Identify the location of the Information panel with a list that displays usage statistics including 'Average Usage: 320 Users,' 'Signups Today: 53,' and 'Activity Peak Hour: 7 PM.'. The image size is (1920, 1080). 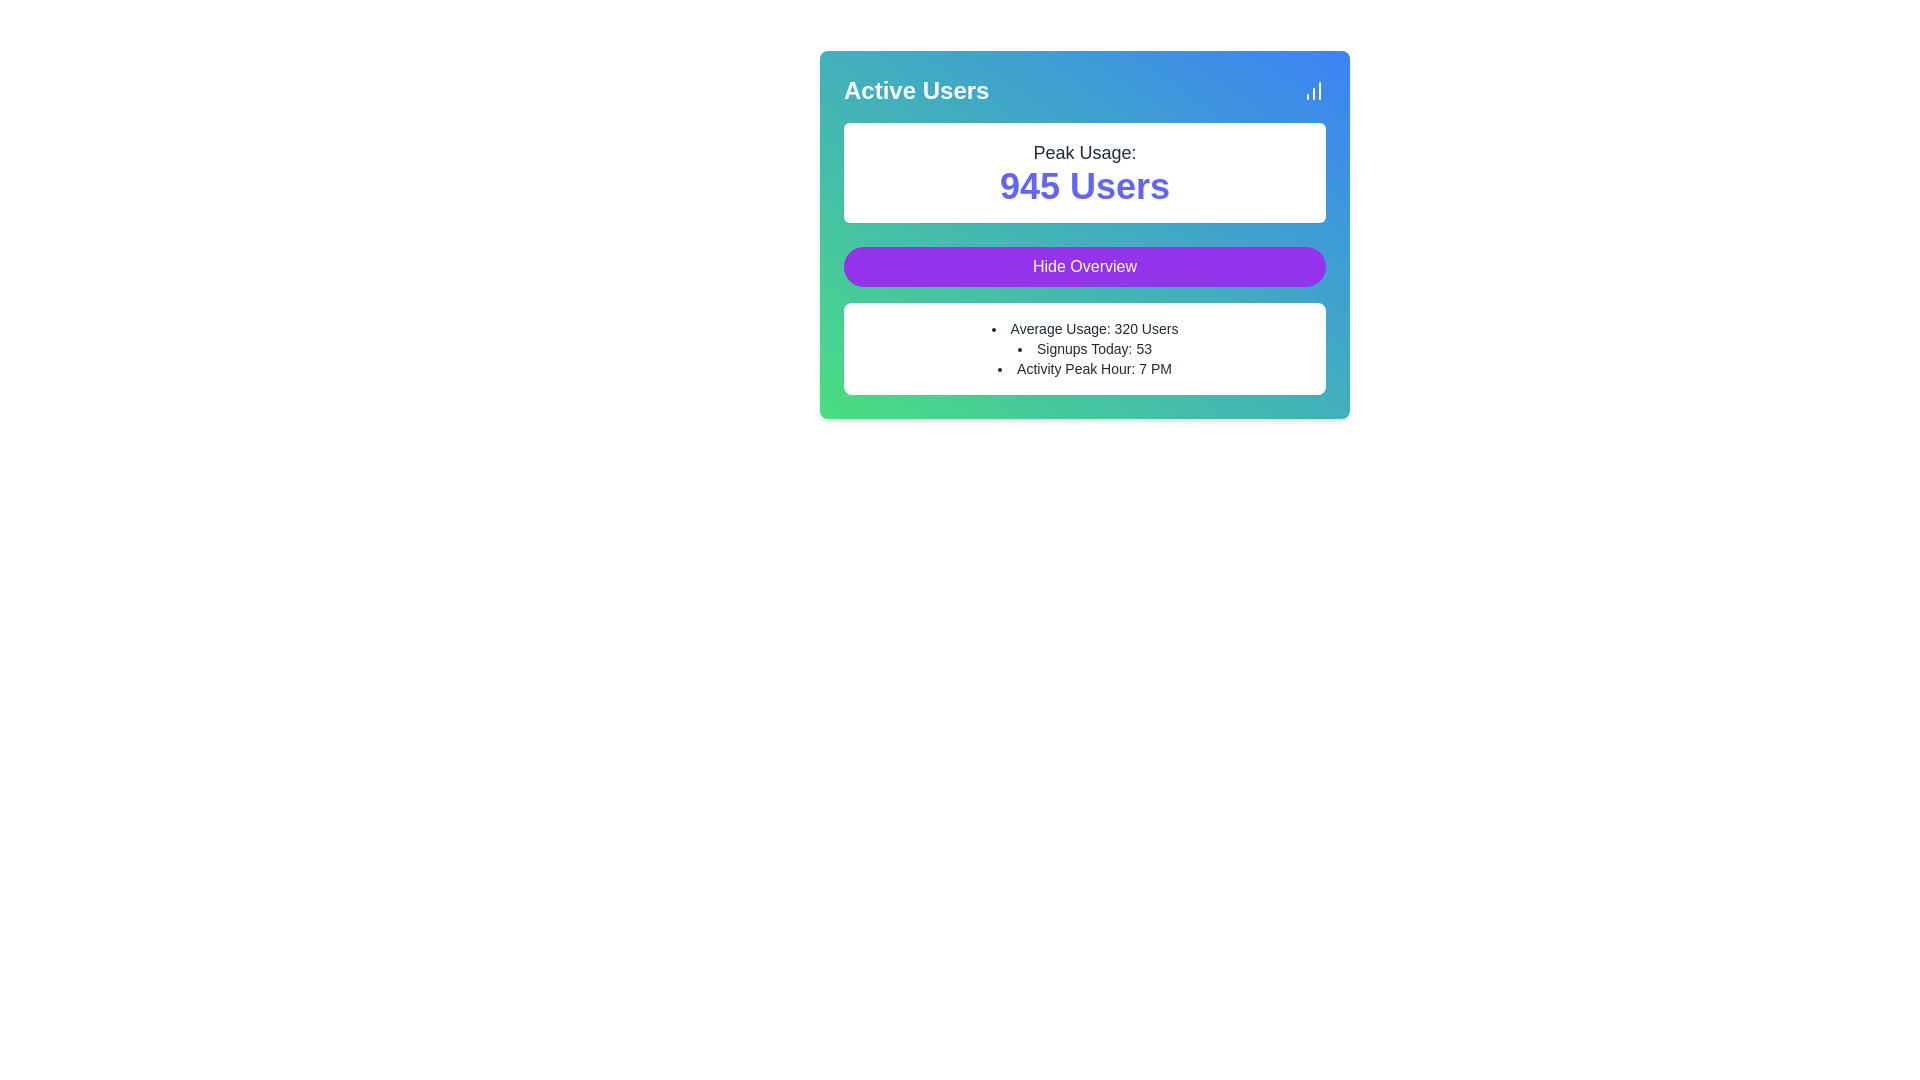
(1083, 347).